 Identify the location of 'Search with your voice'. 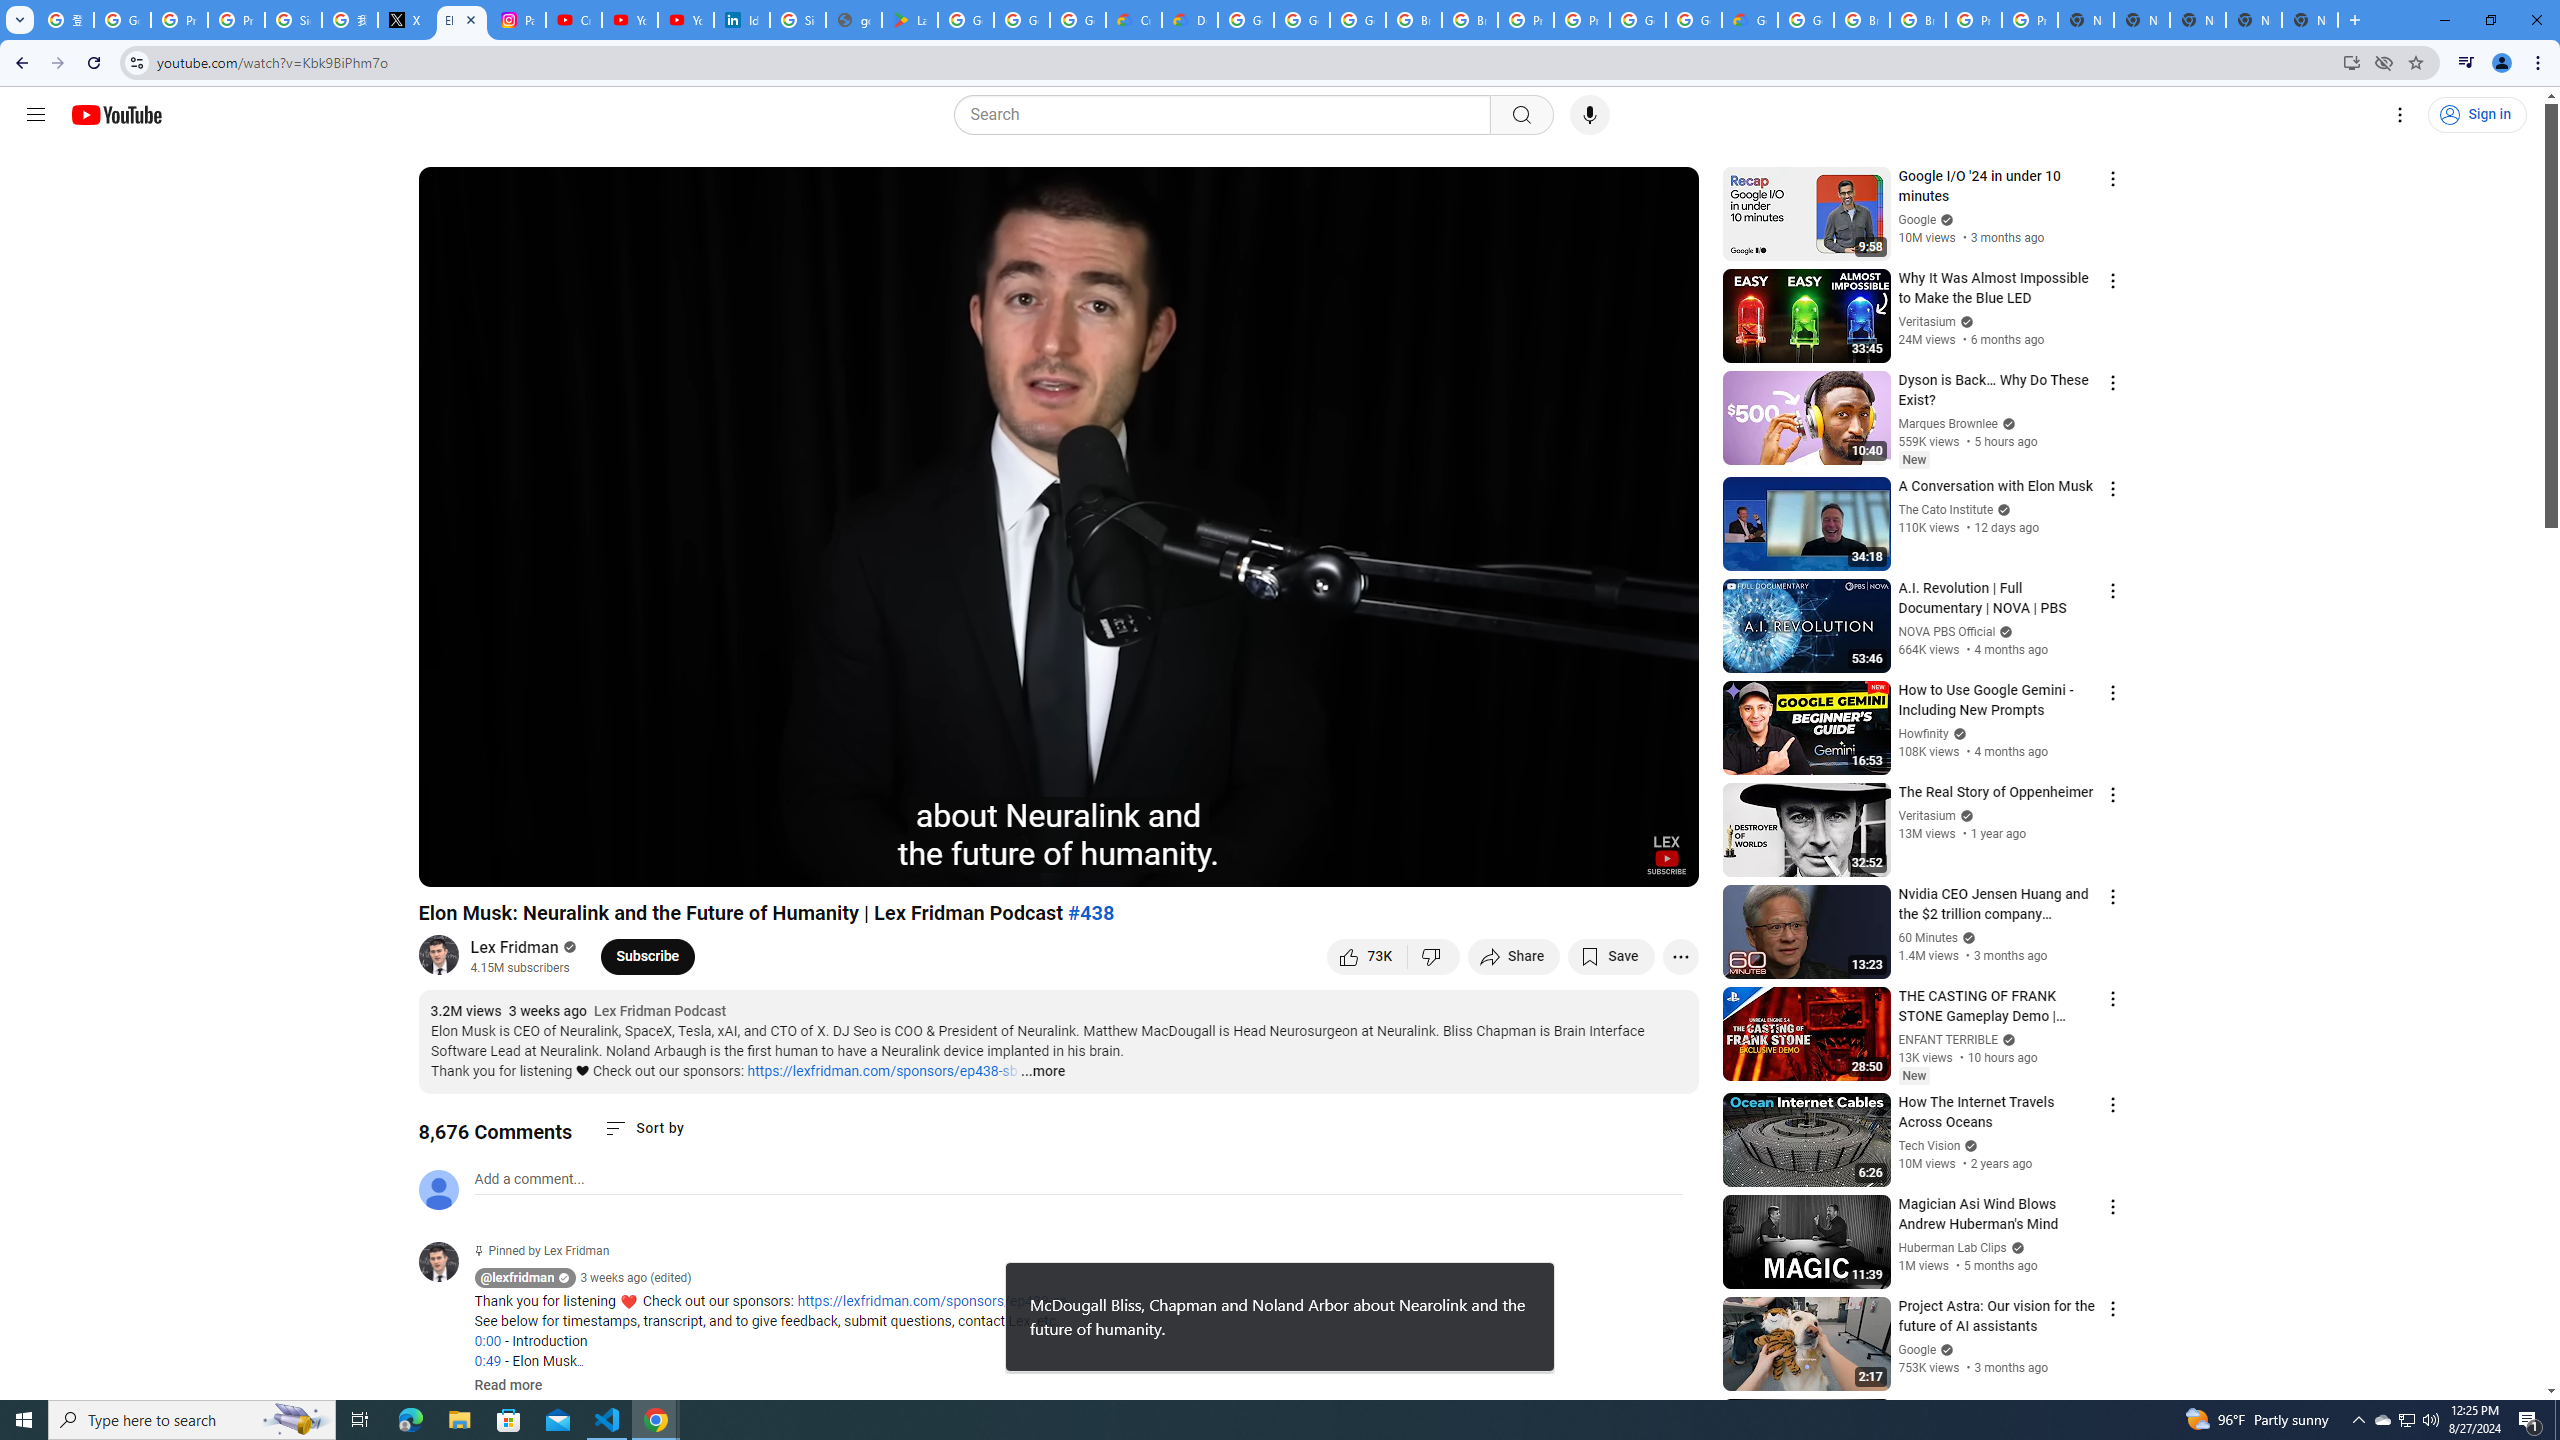
(1589, 114).